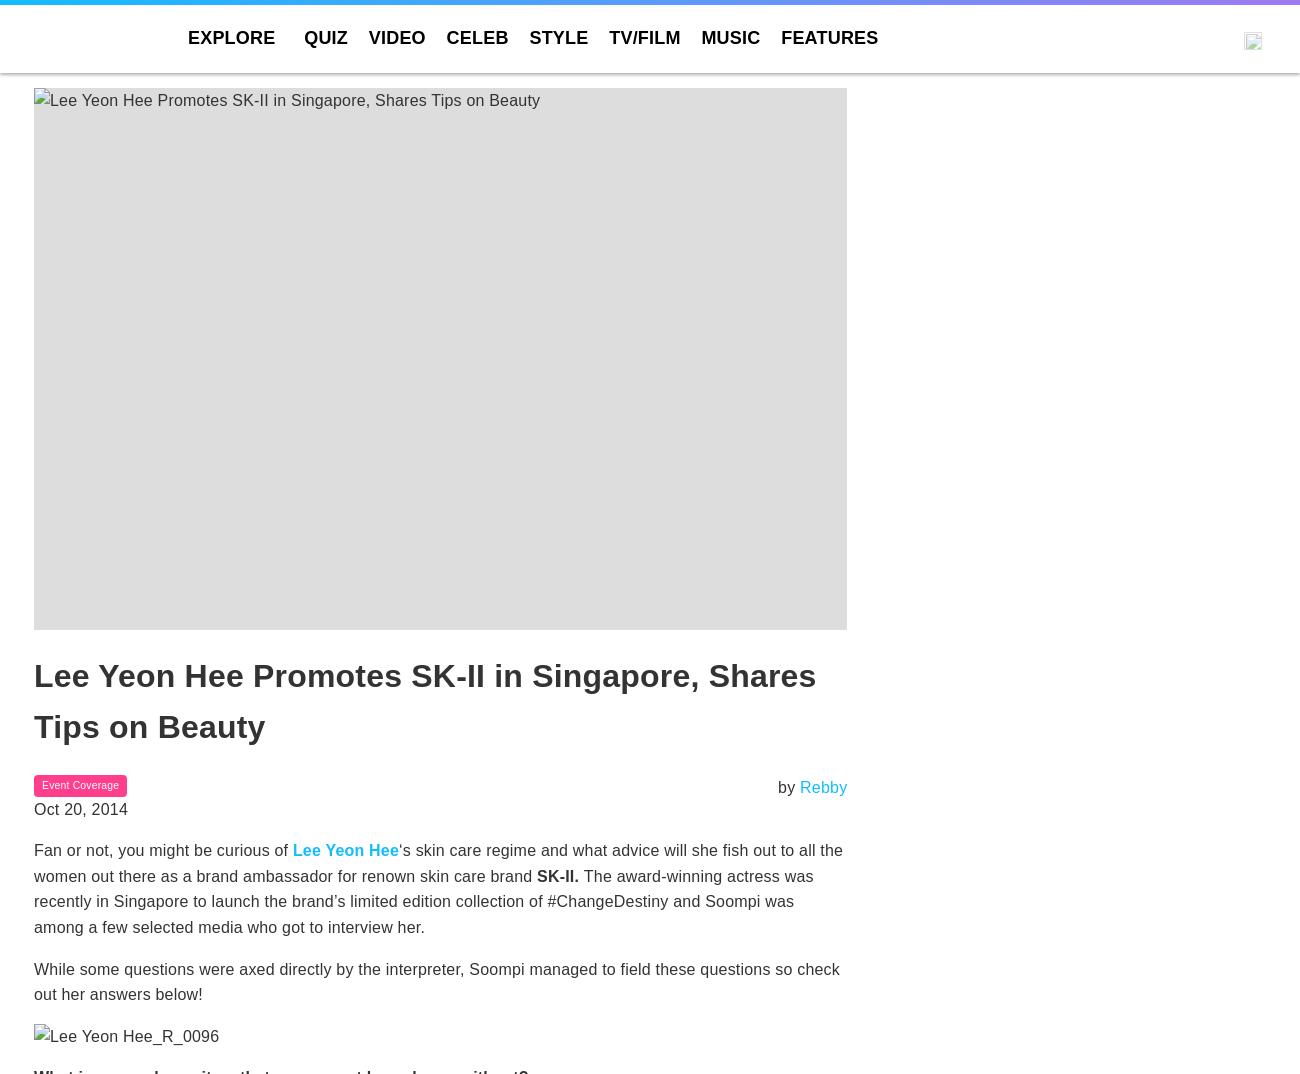 The width and height of the screenshot is (1300, 1074). I want to click on 'Quiz', so click(303, 37).